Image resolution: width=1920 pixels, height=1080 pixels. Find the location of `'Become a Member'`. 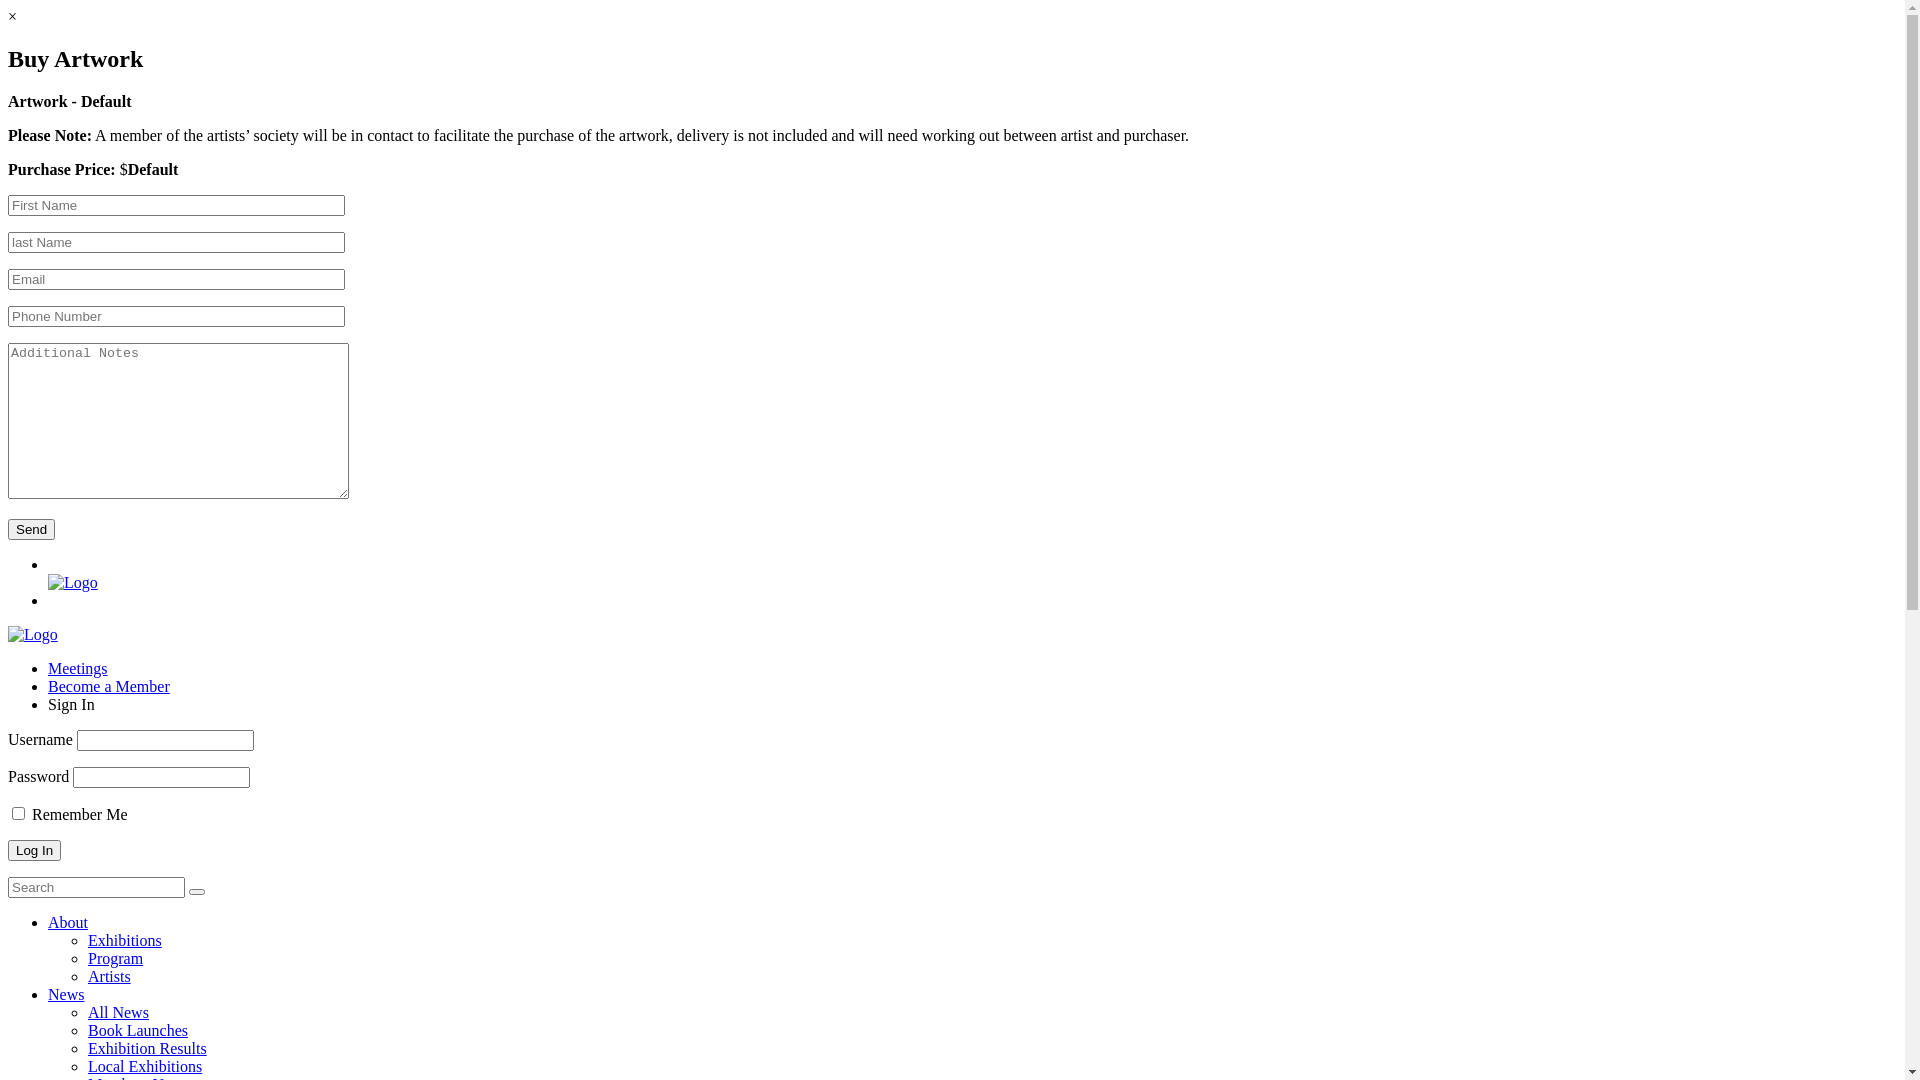

'Become a Member' is located at coordinates (108, 685).